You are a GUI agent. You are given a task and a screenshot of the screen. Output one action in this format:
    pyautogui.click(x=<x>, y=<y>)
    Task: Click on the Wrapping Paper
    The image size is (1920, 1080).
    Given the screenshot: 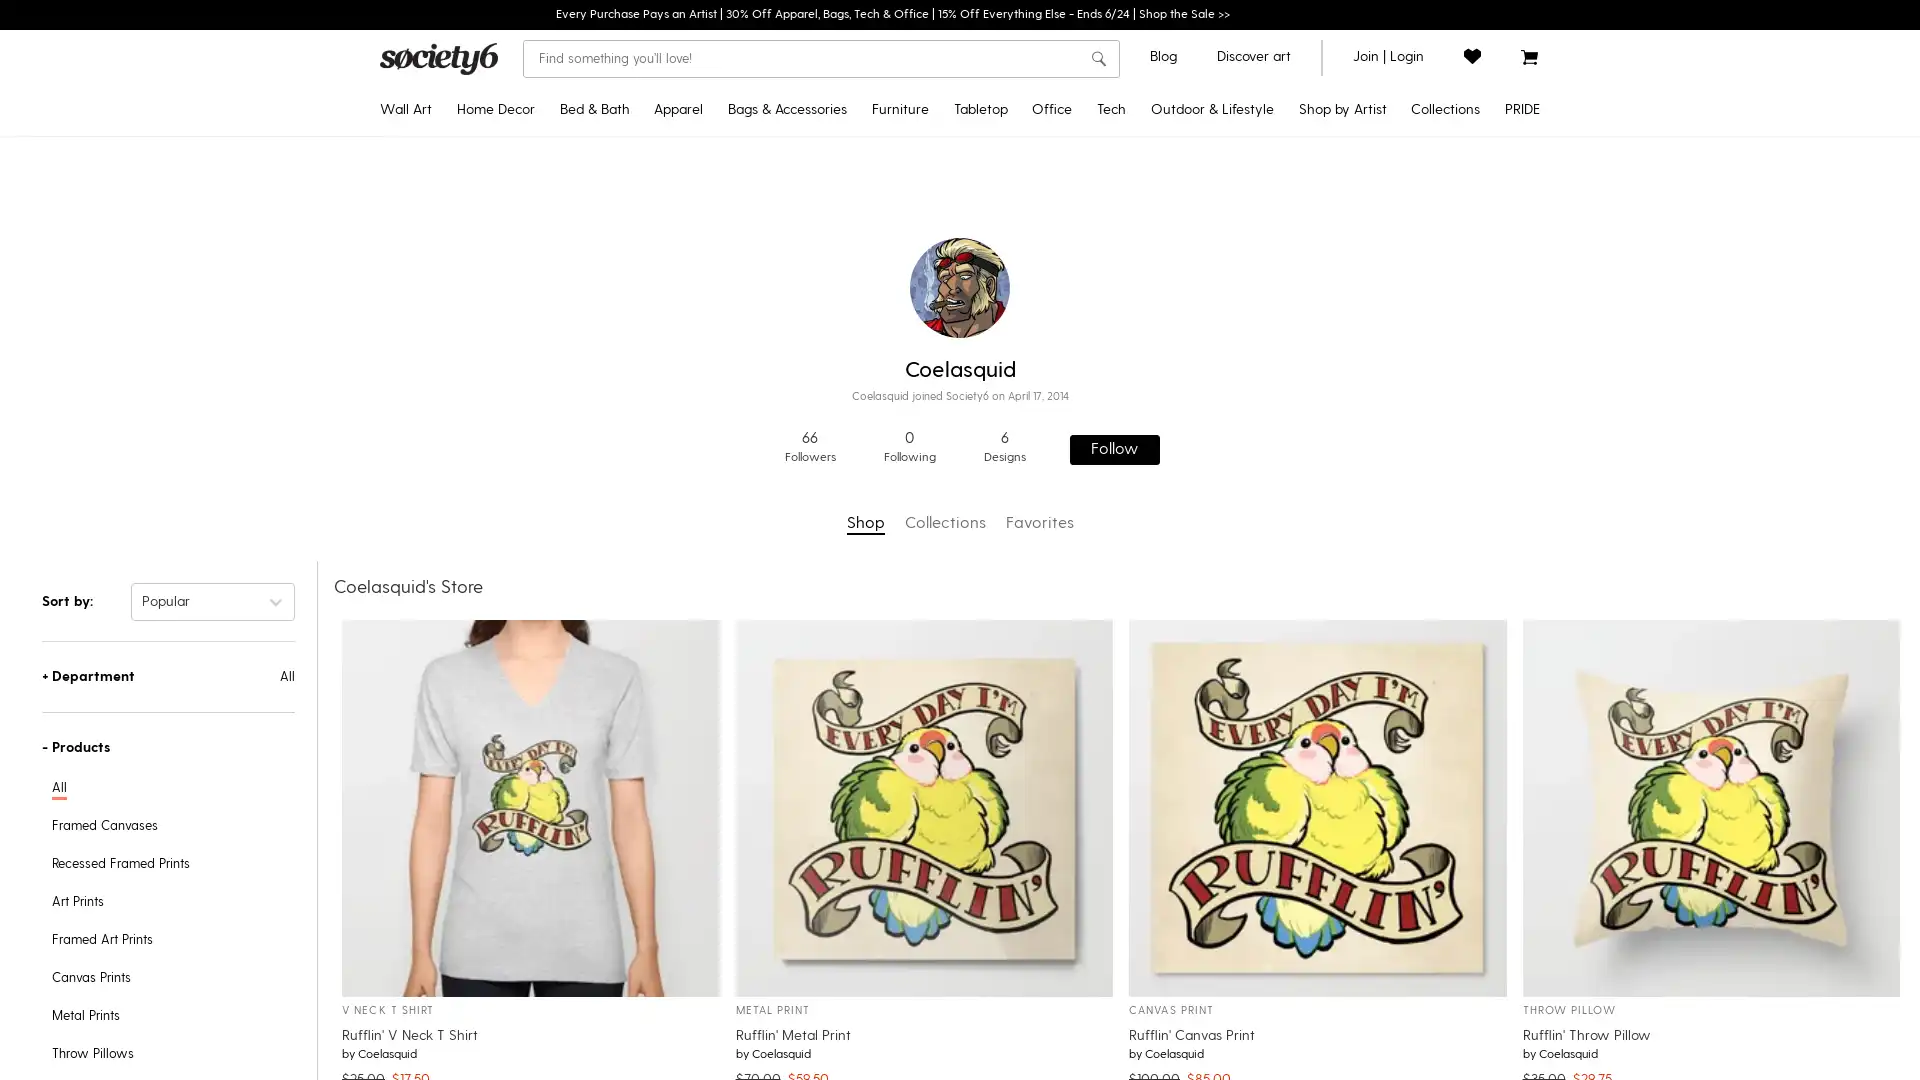 What is the action you would take?
    pyautogui.click(x=1101, y=386)
    